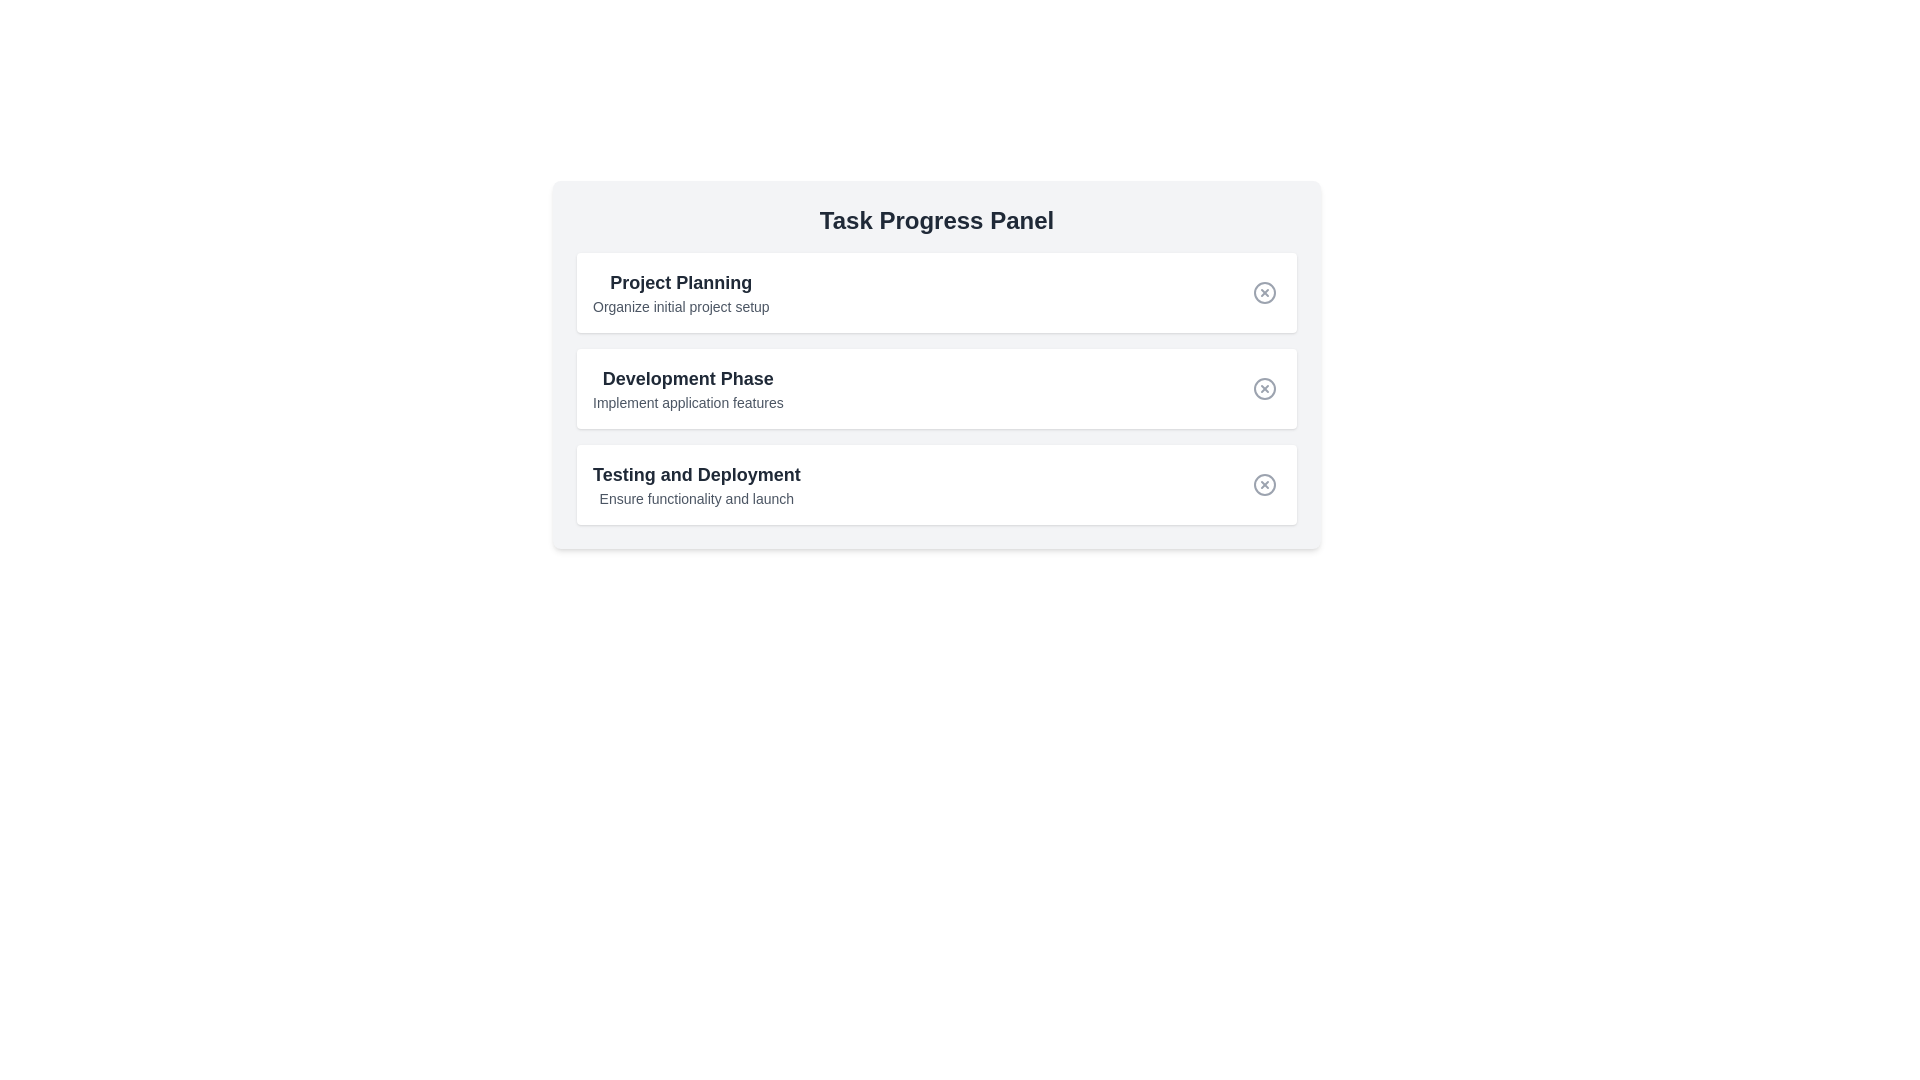 This screenshot has width=1920, height=1080. What do you see at coordinates (688, 389) in the screenshot?
I see `the static text block that indicates a project phase, positioned under 'Project Planning' and above 'Testing and Deployment'` at bounding box center [688, 389].